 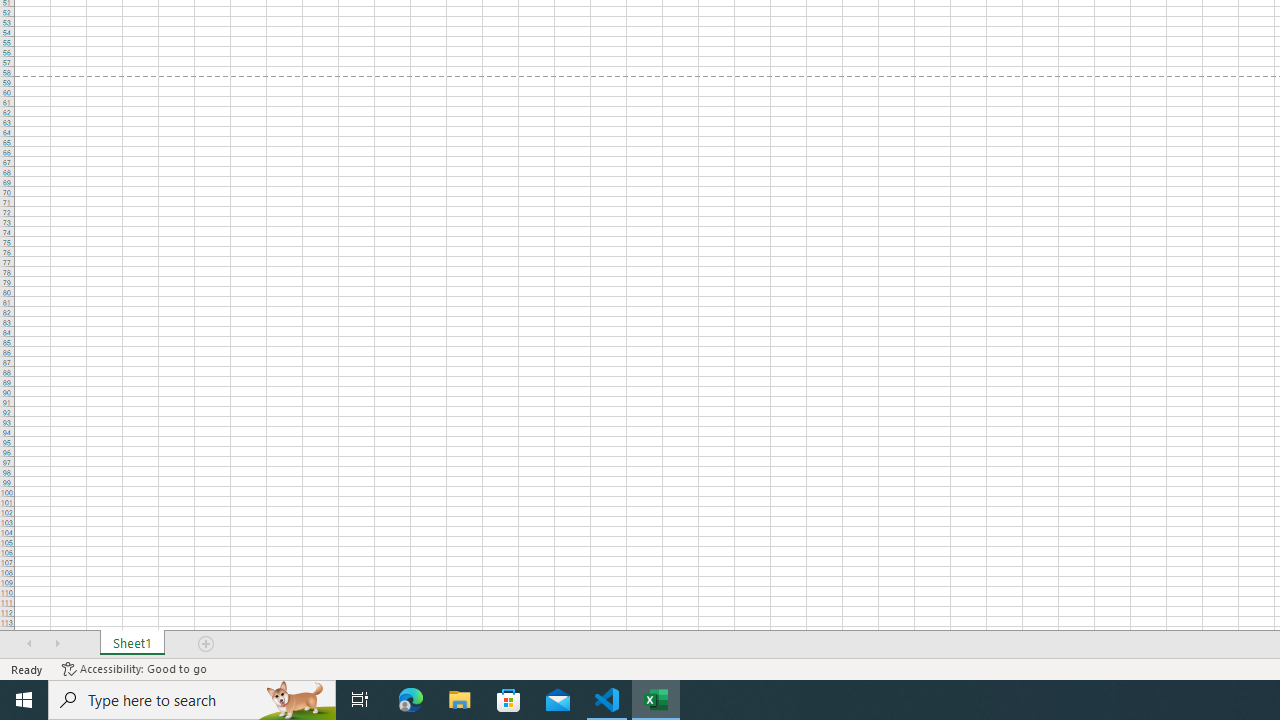 I want to click on 'Accessibility Checker Accessibility: Good to go', so click(x=133, y=669).